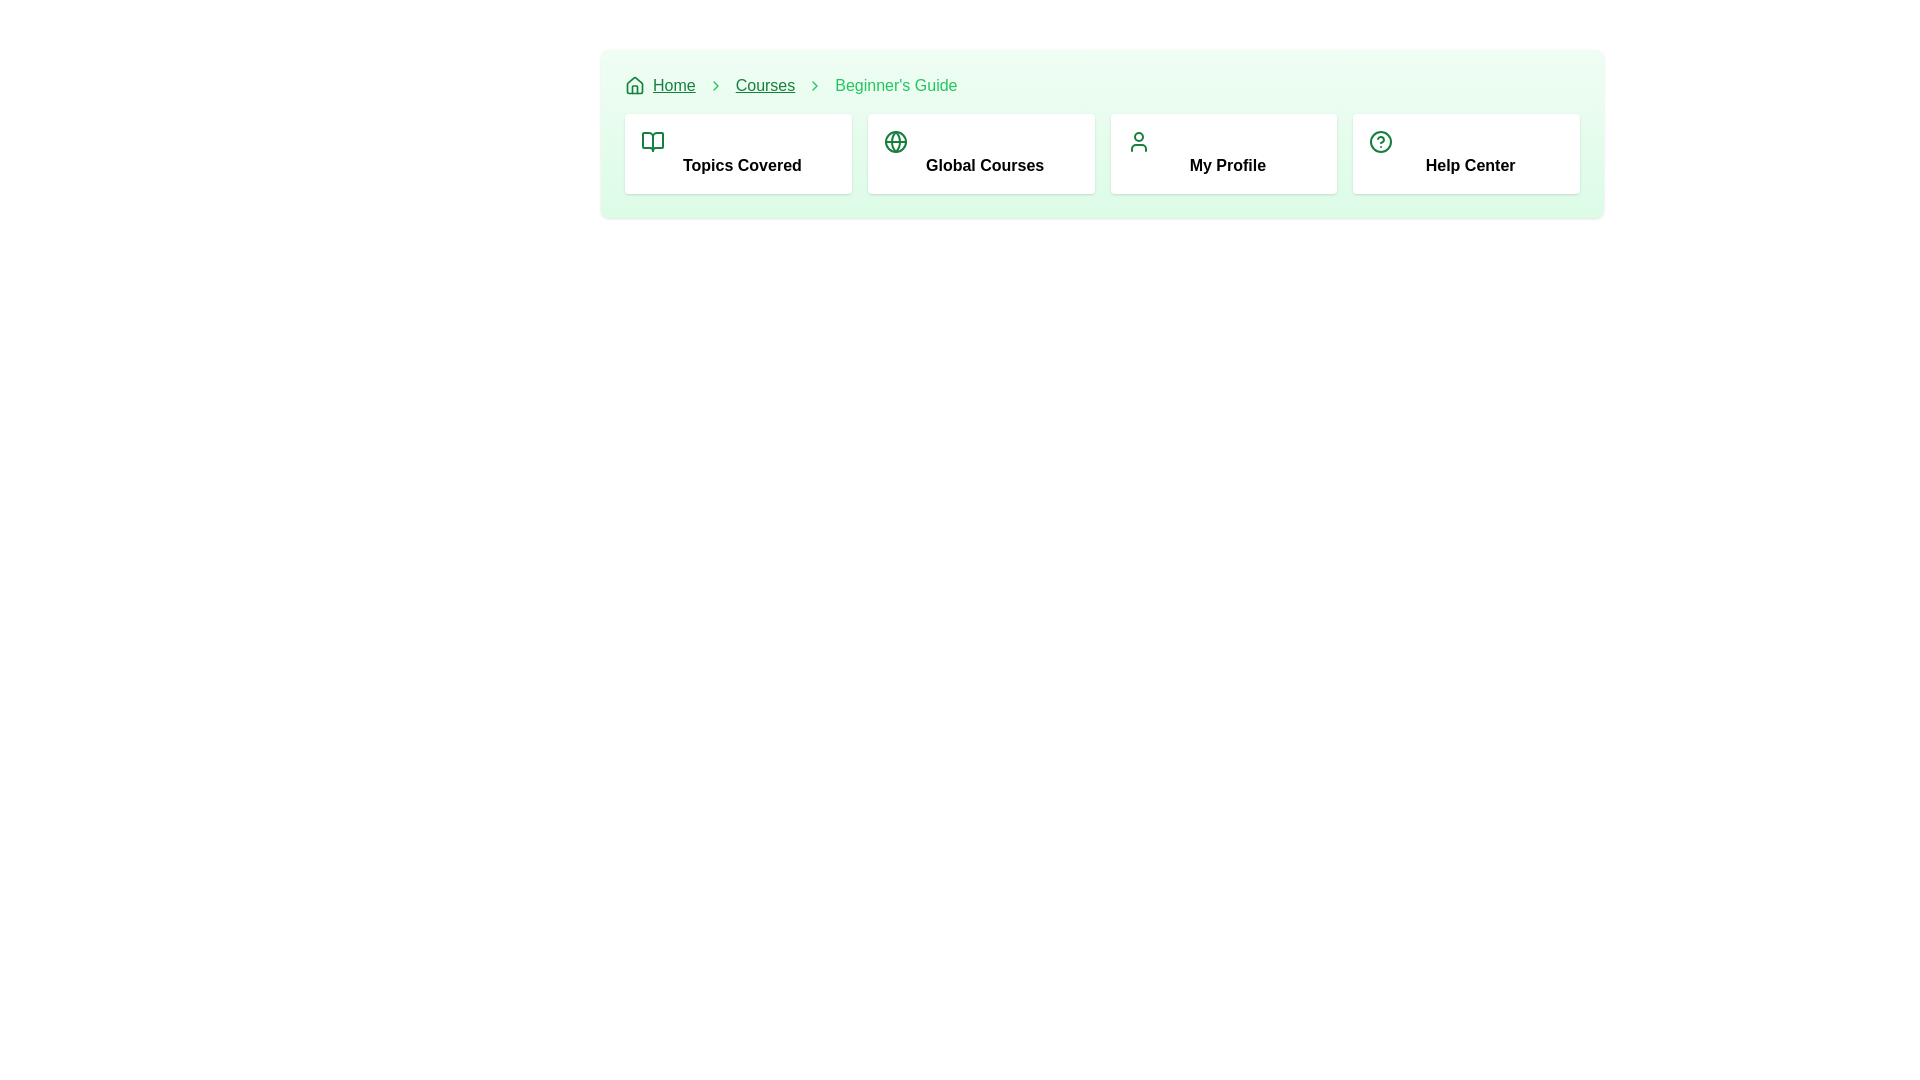 This screenshot has height=1080, width=1920. What do you see at coordinates (660, 84) in the screenshot?
I see `the 'Home' hyperlink in the breadcrumb navigation` at bounding box center [660, 84].